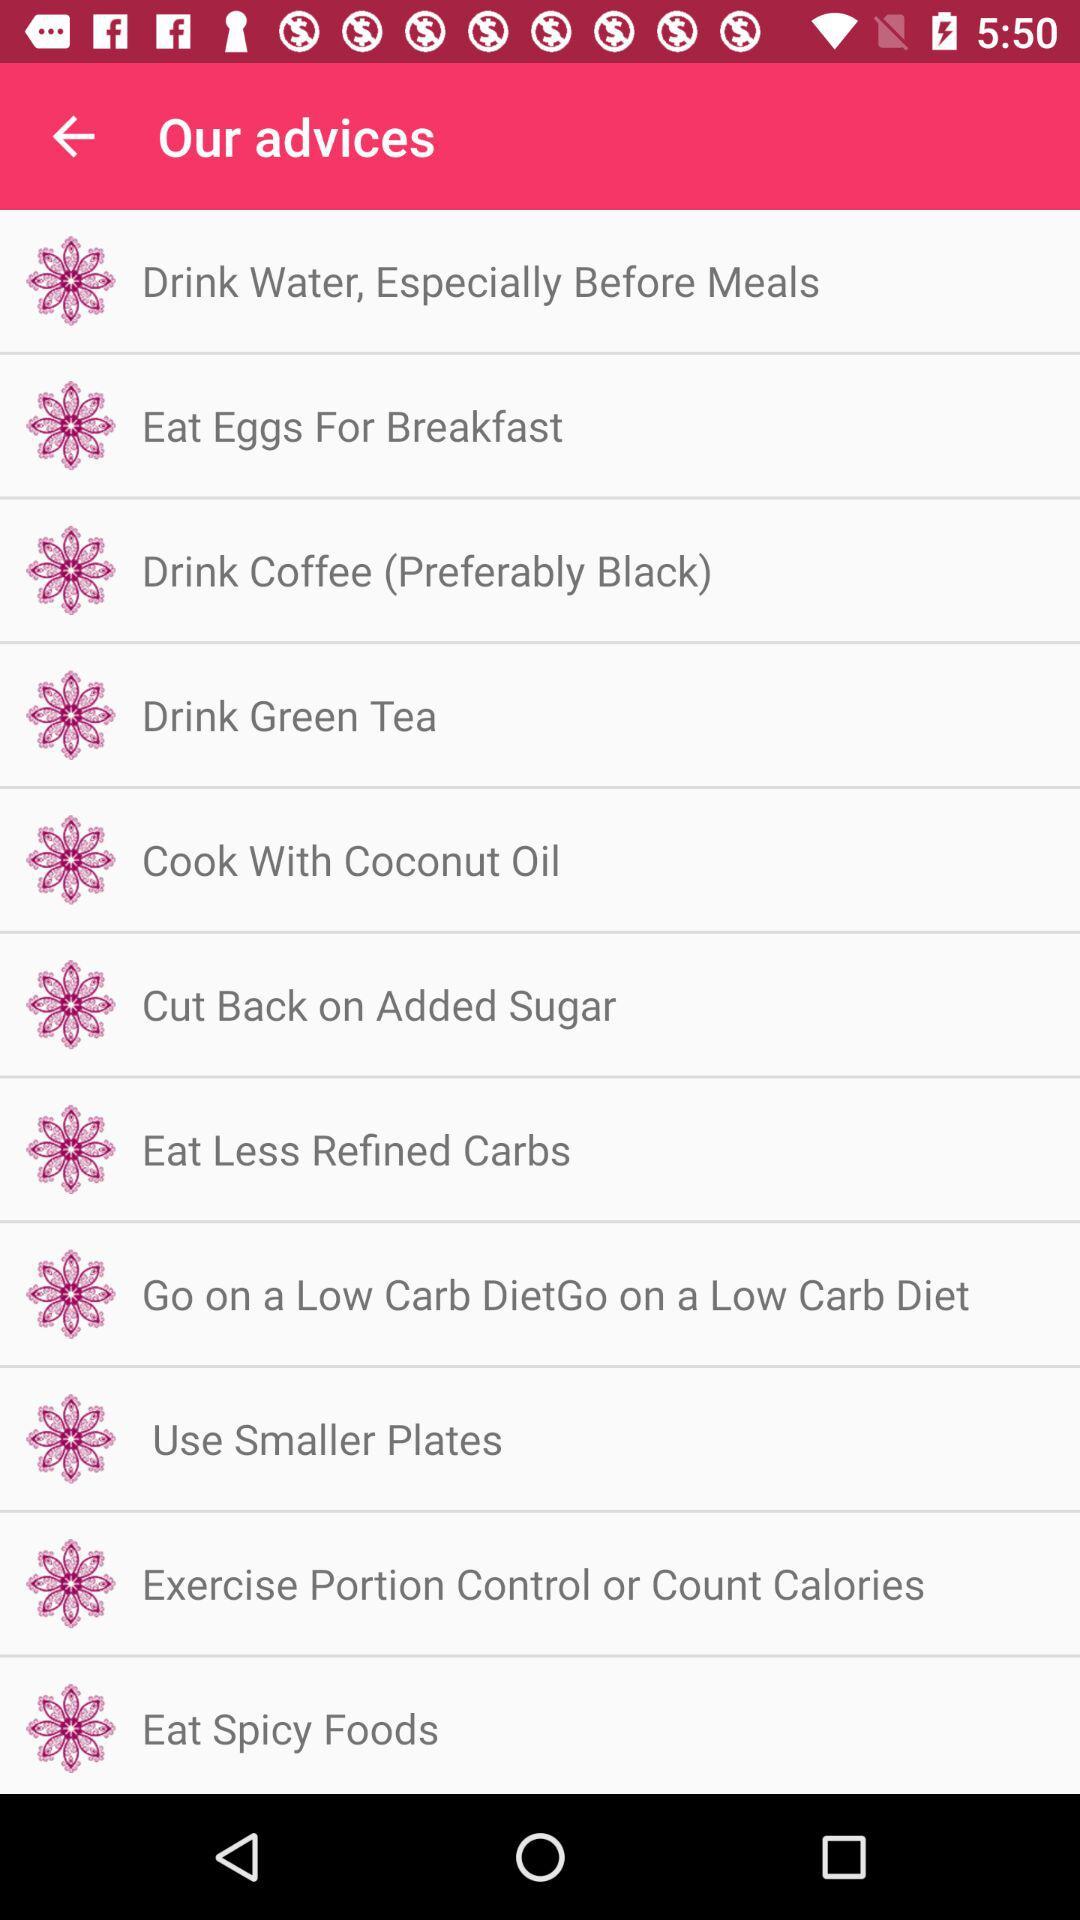  Describe the element at coordinates (72, 135) in the screenshot. I see `the item to the left of the our advices app` at that location.